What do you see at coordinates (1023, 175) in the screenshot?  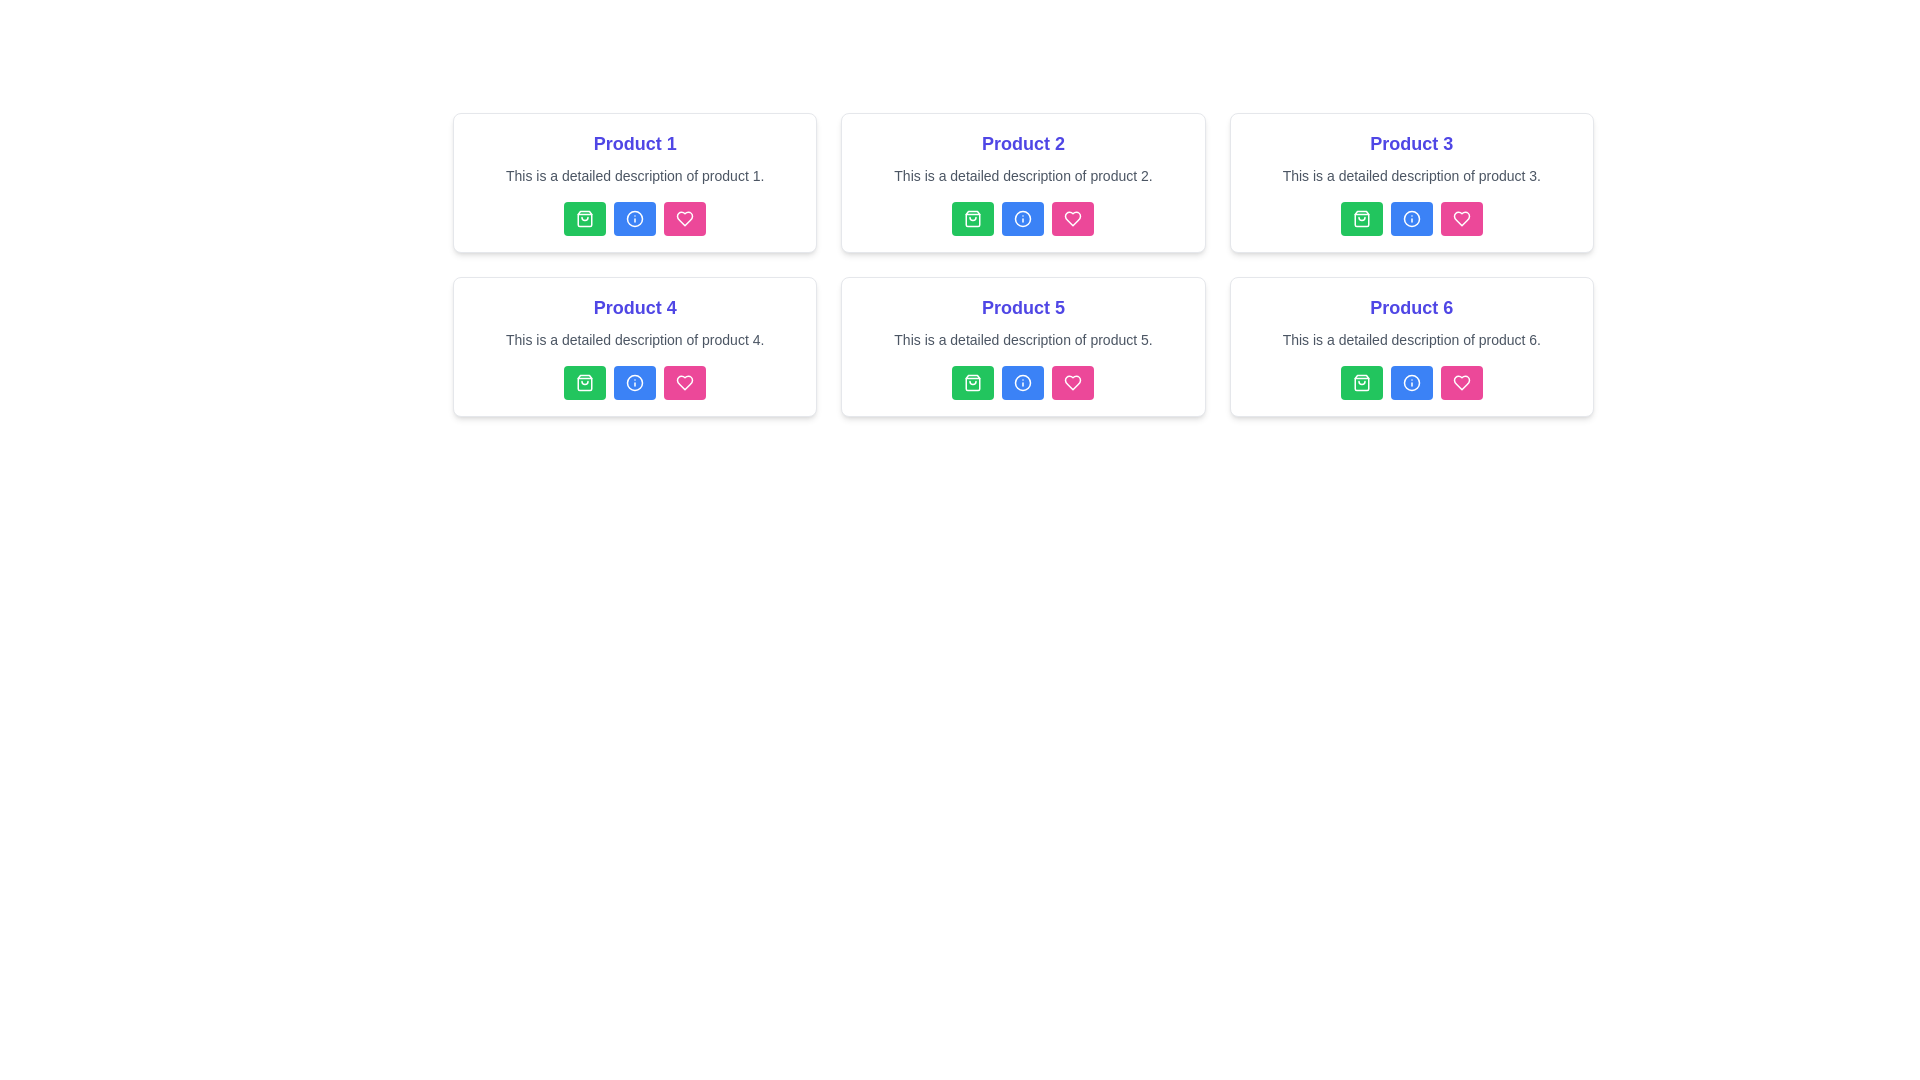 I see `the text label that reads 'This is a detailed description of product 2.' which is styled in gray and located within the second card below the title 'Product 2'` at bounding box center [1023, 175].